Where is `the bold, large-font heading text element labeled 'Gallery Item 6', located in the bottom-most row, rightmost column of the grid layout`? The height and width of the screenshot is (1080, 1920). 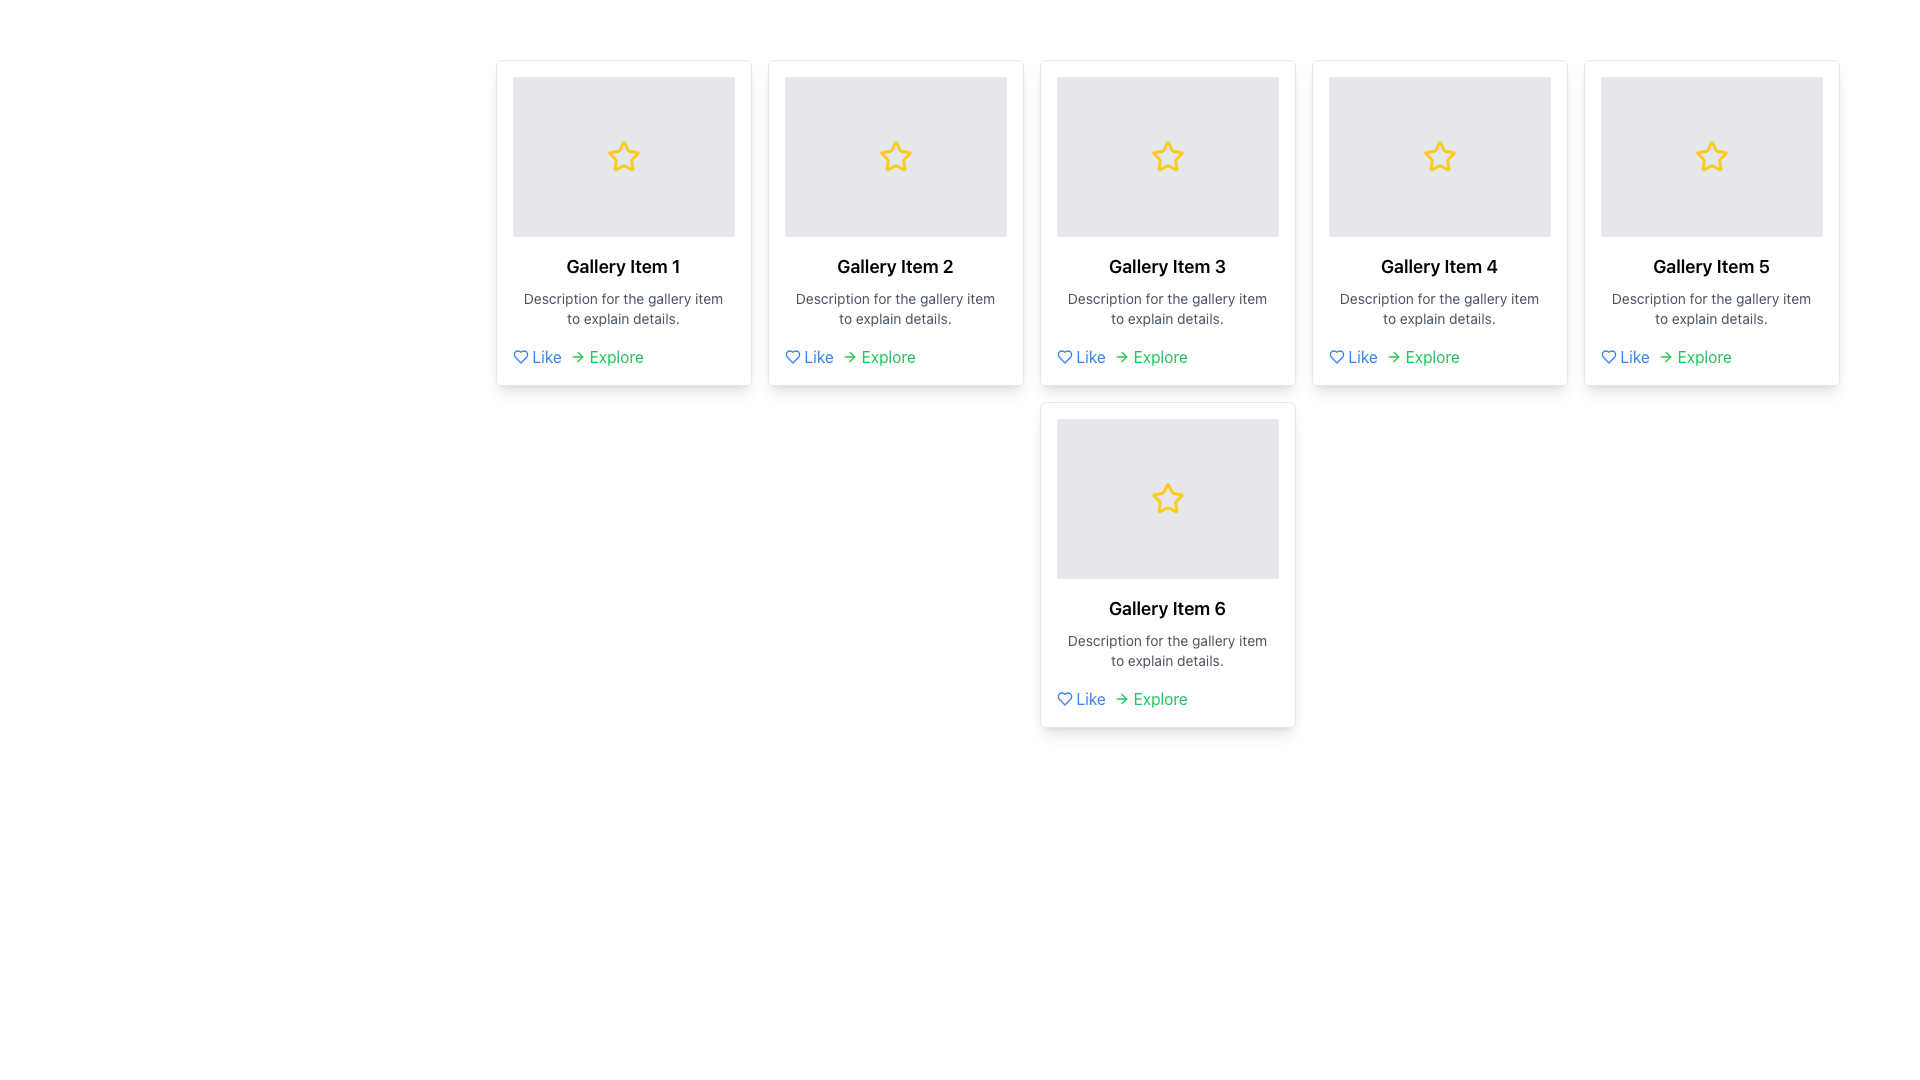 the bold, large-font heading text element labeled 'Gallery Item 6', located in the bottom-most row, rightmost column of the grid layout is located at coordinates (1167, 608).